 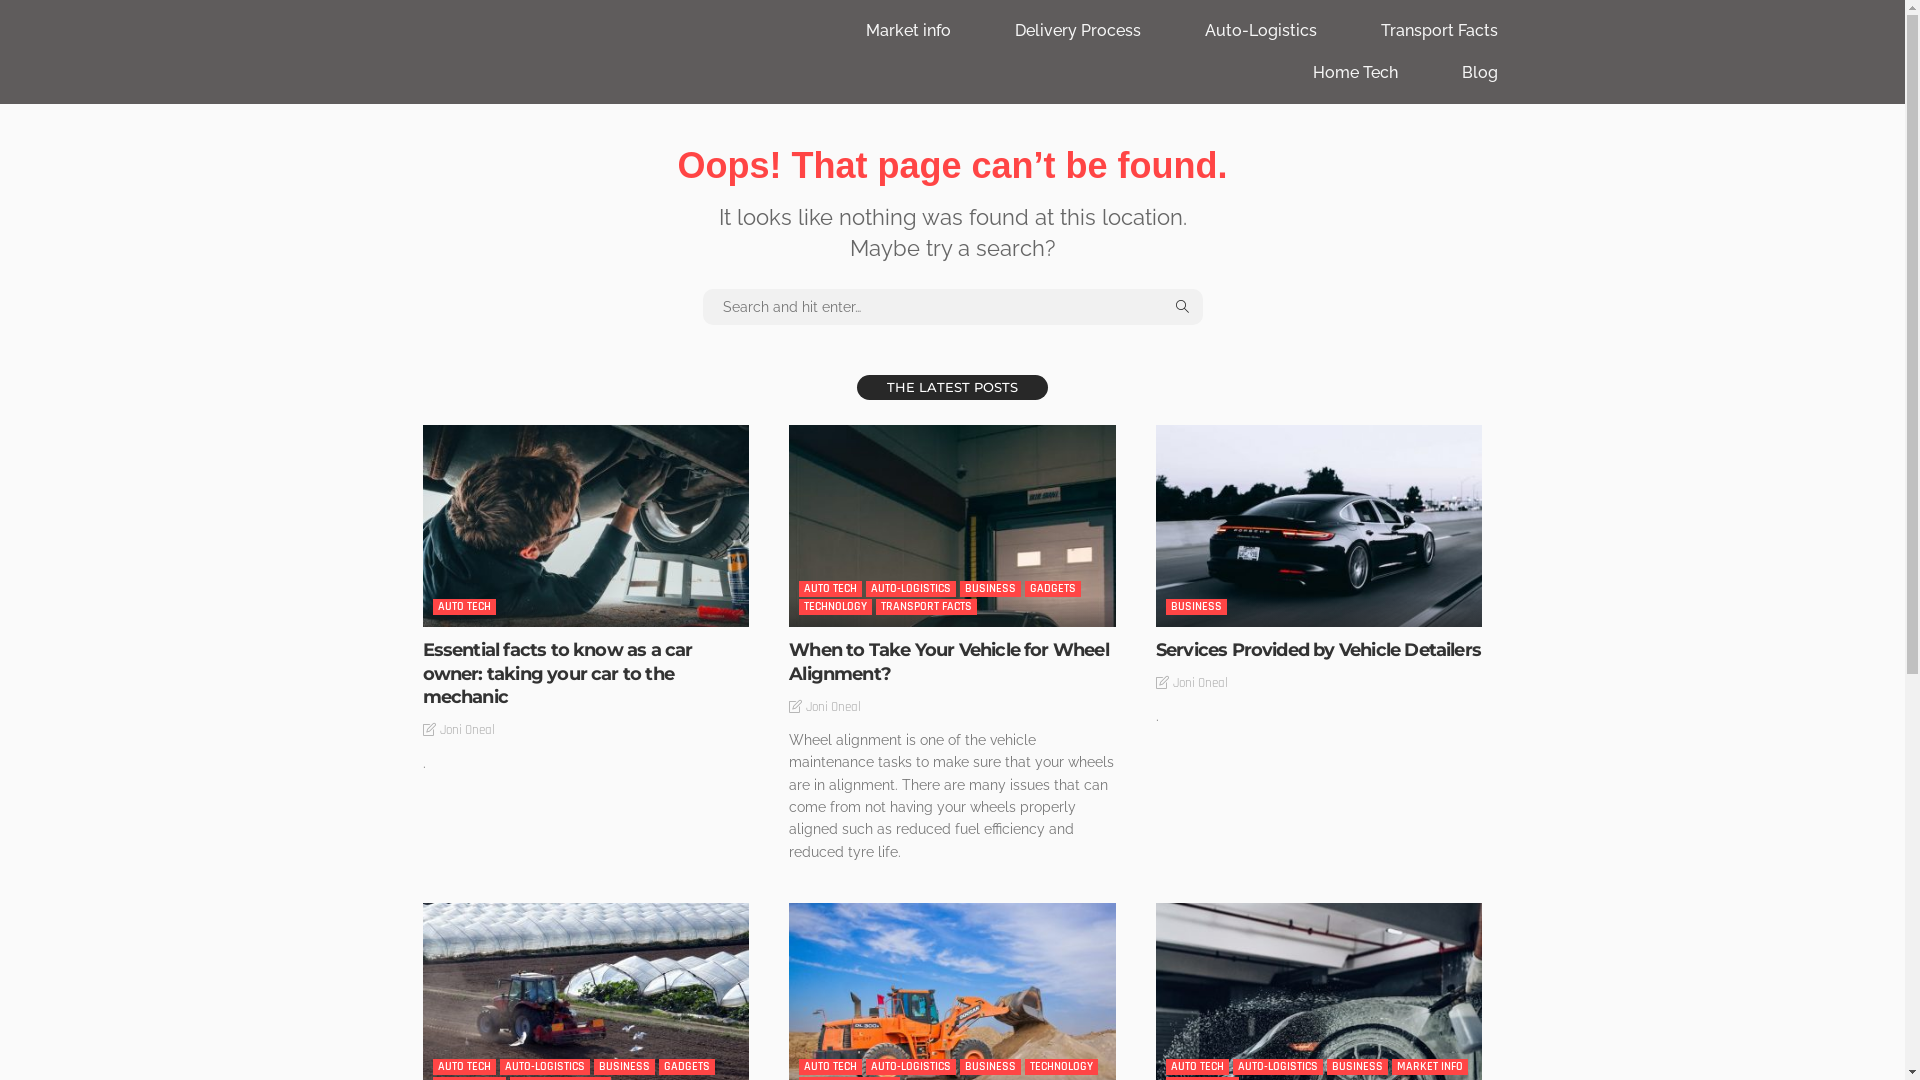 What do you see at coordinates (1051, 588) in the screenshot?
I see `'GADGETS'` at bounding box center [1051, 588].